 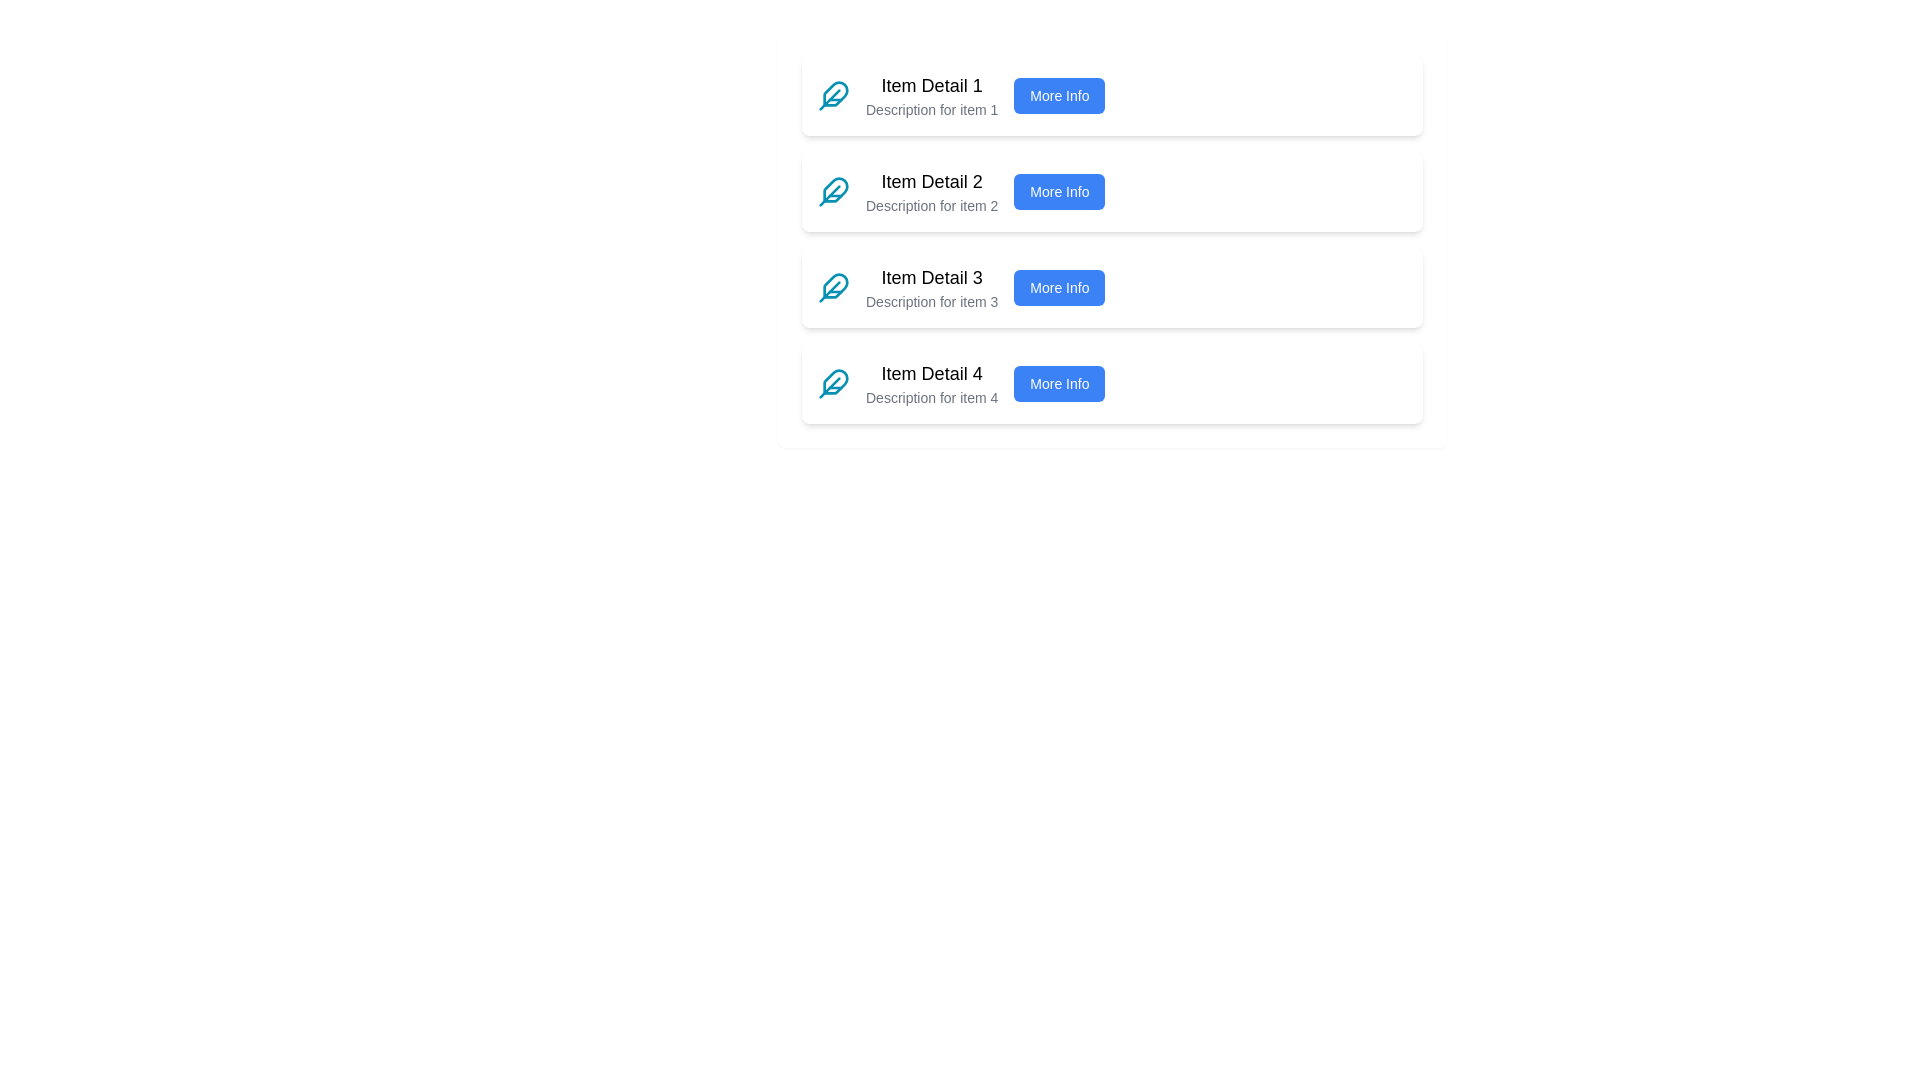 I want to click on the text block that displays 'Item Detail 3' and 'Description for item 3' in the third row of the vertically-aligned list, so click(x=931, y=288).